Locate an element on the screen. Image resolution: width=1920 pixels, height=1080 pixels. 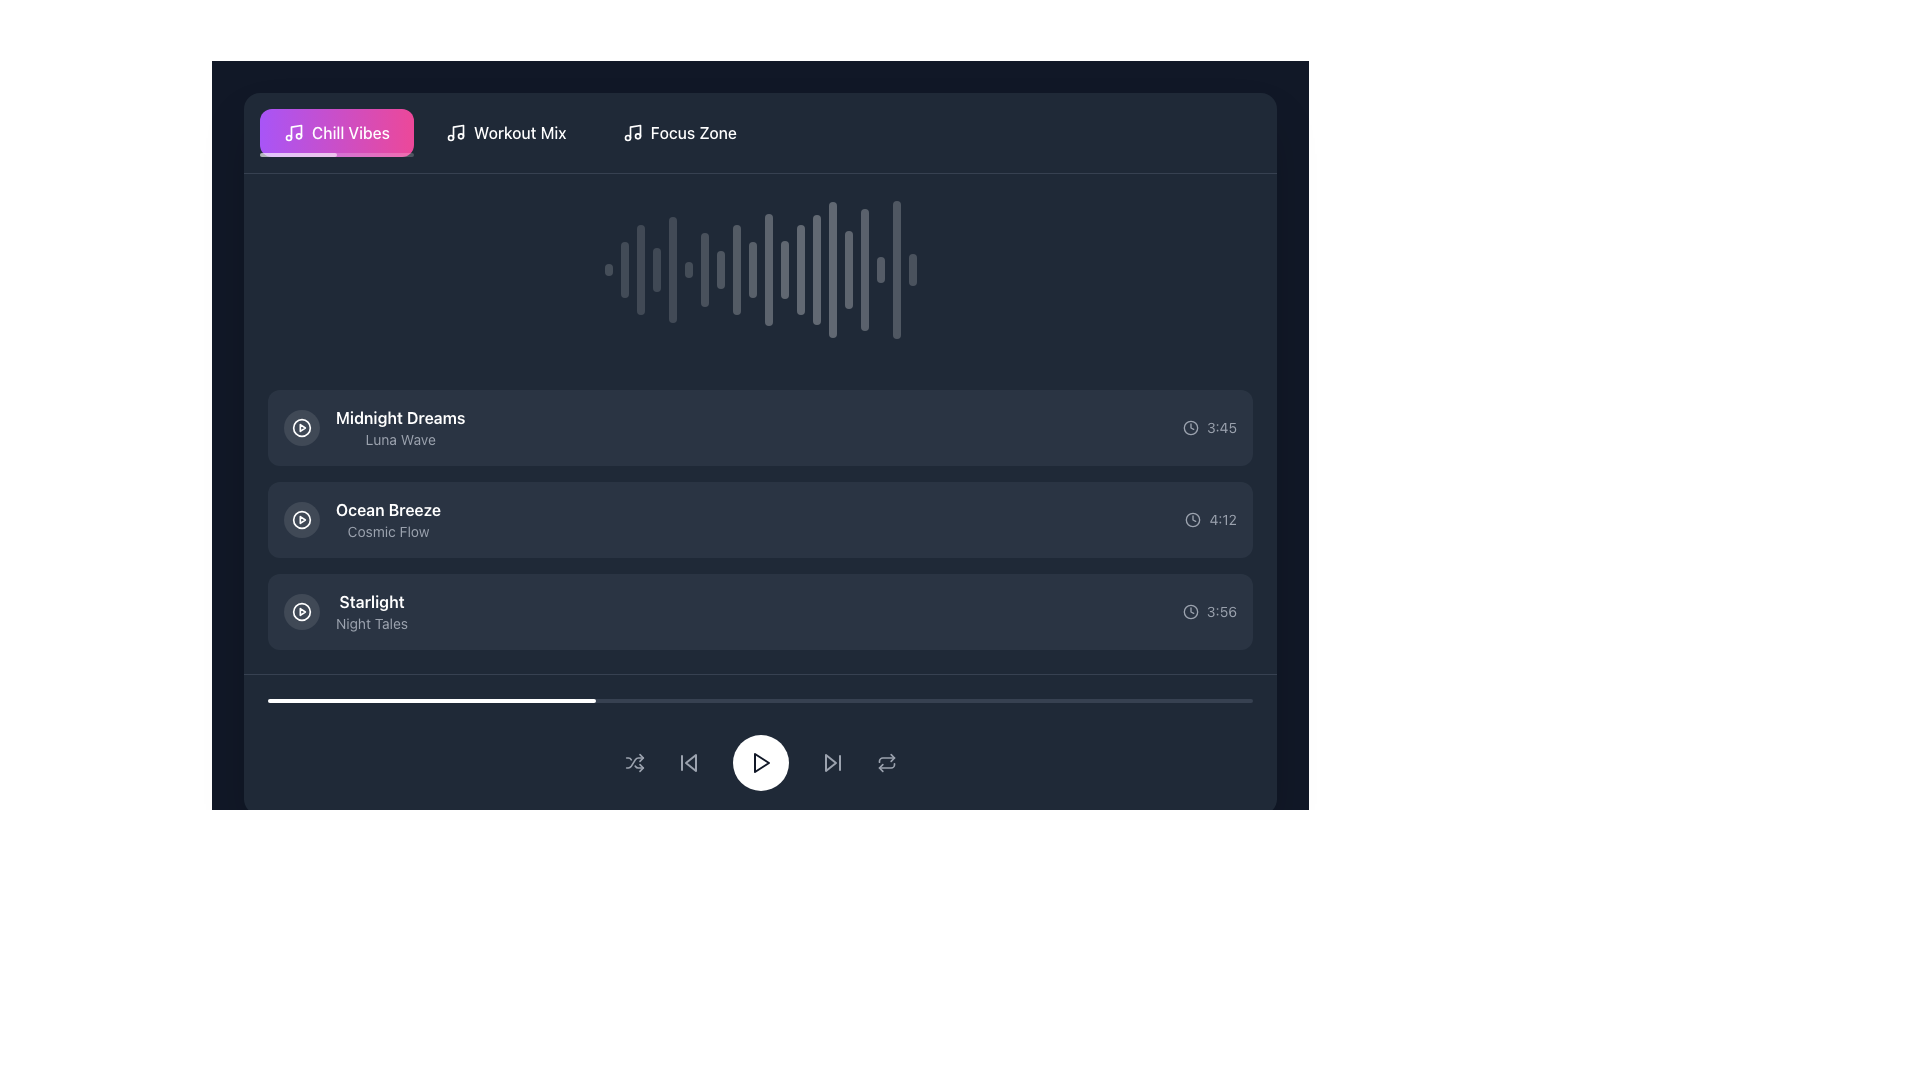
the play button located at the bottom-center section of the interface to initiate media playback is located at coordinates (759, 763).